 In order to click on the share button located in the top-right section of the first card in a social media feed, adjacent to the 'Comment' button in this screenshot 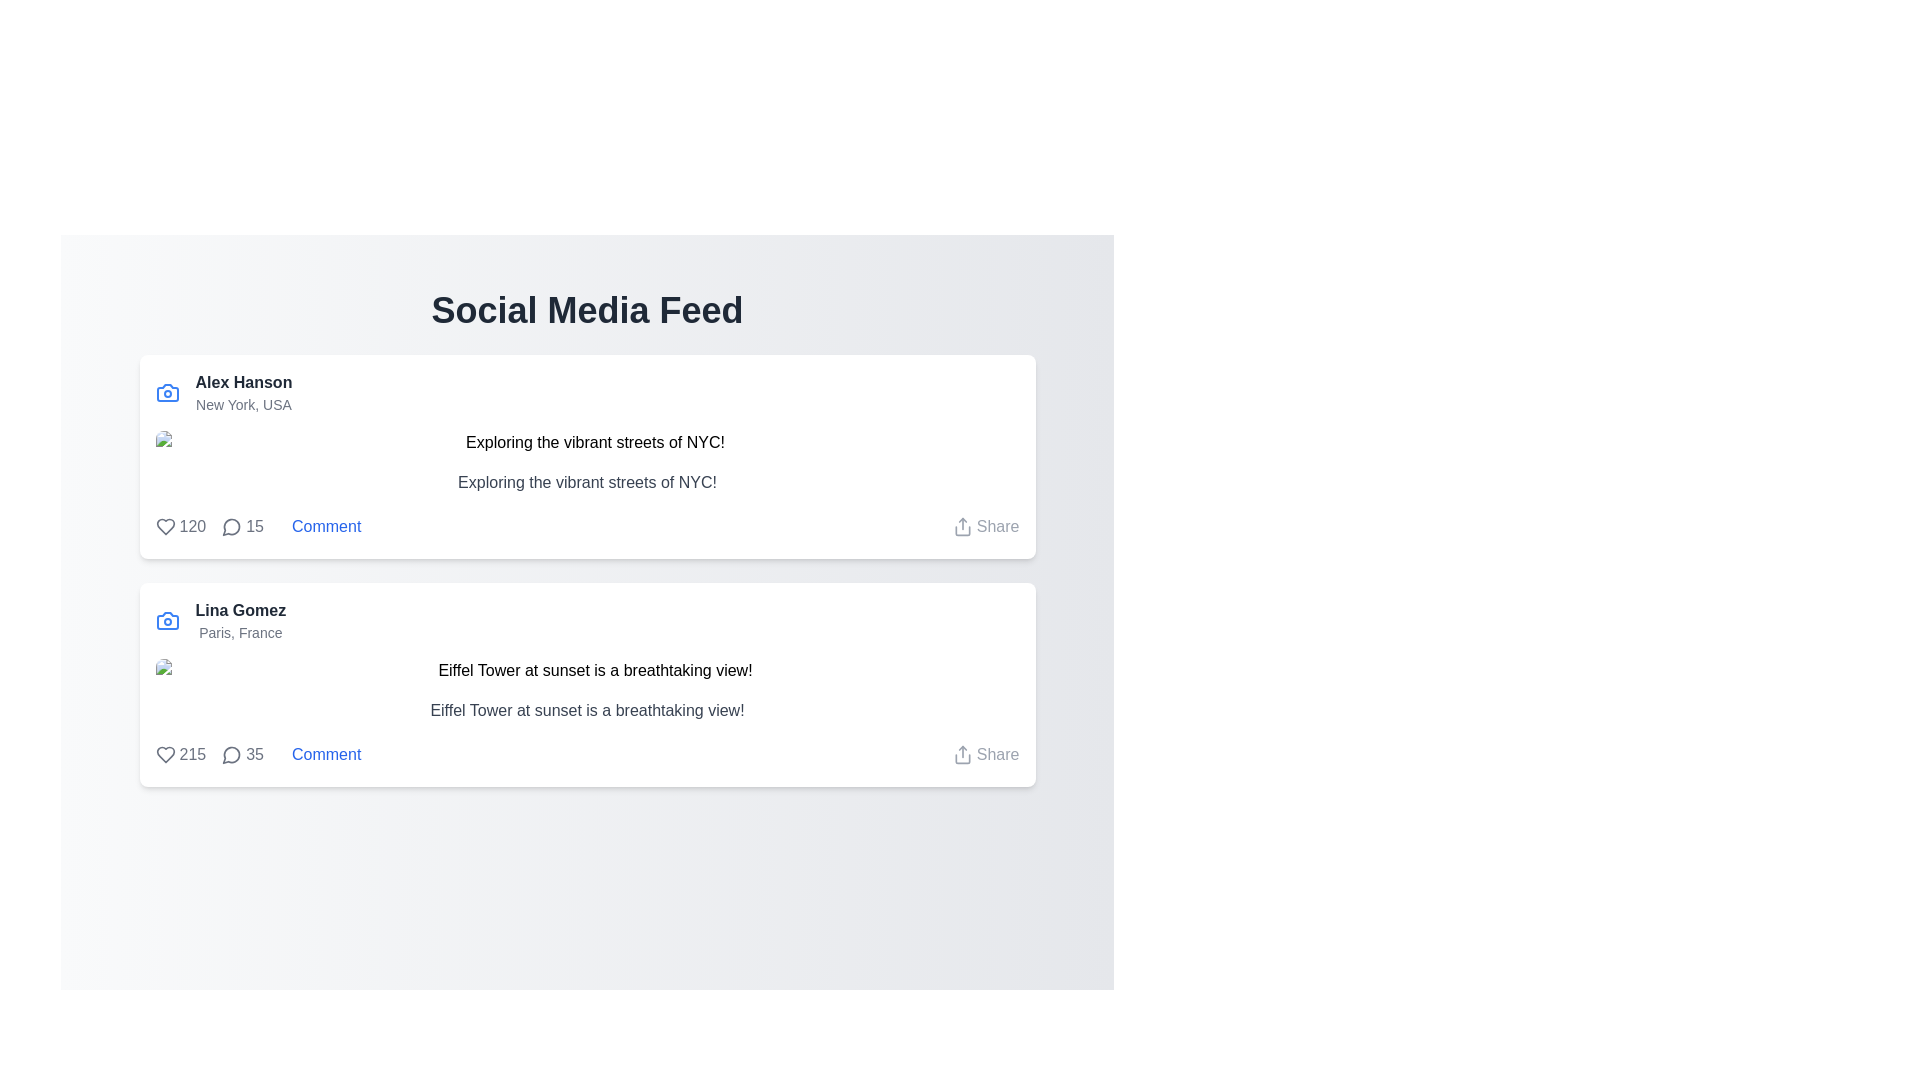, I will do `click(986, 526)`.